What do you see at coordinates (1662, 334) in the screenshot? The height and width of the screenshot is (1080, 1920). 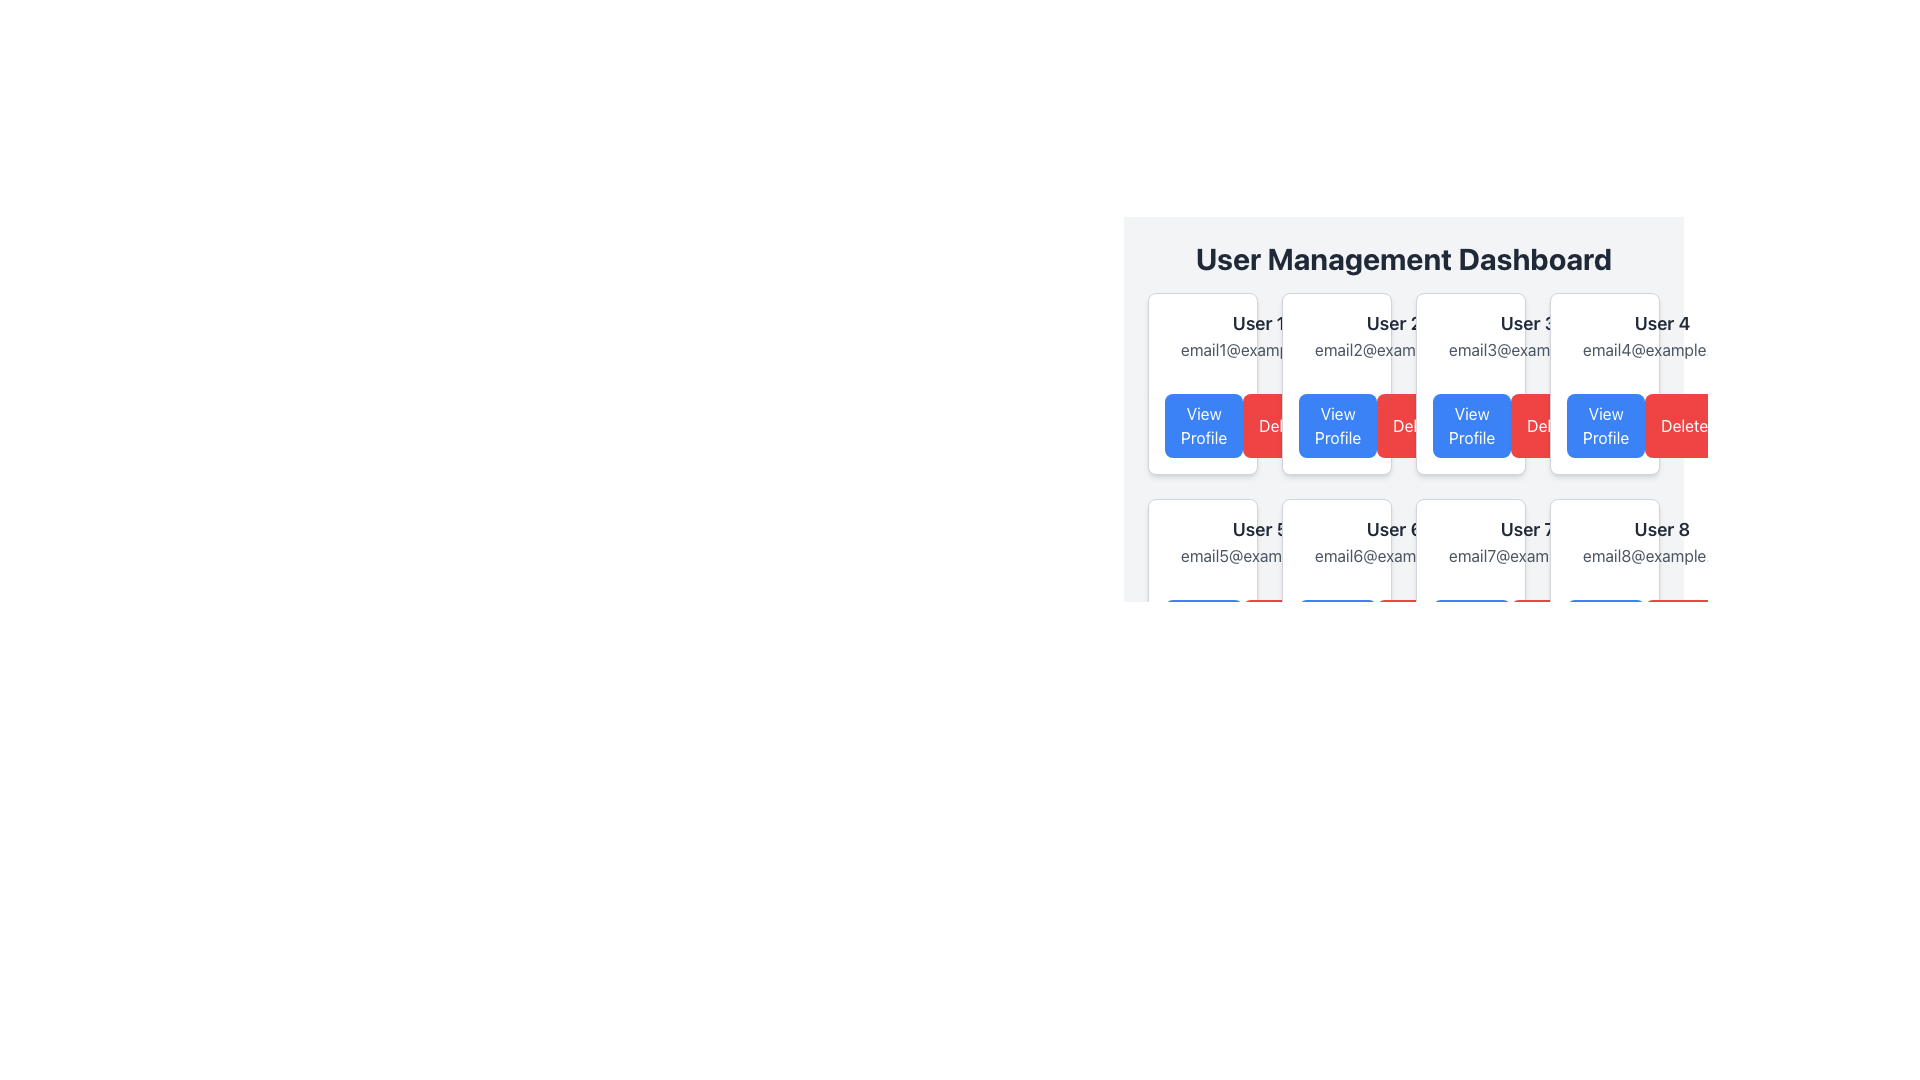 I see `the text block displaying 'User 4' and 'email4@example.com' in the user management dashboard UI` at bounding box center [1662, 334].